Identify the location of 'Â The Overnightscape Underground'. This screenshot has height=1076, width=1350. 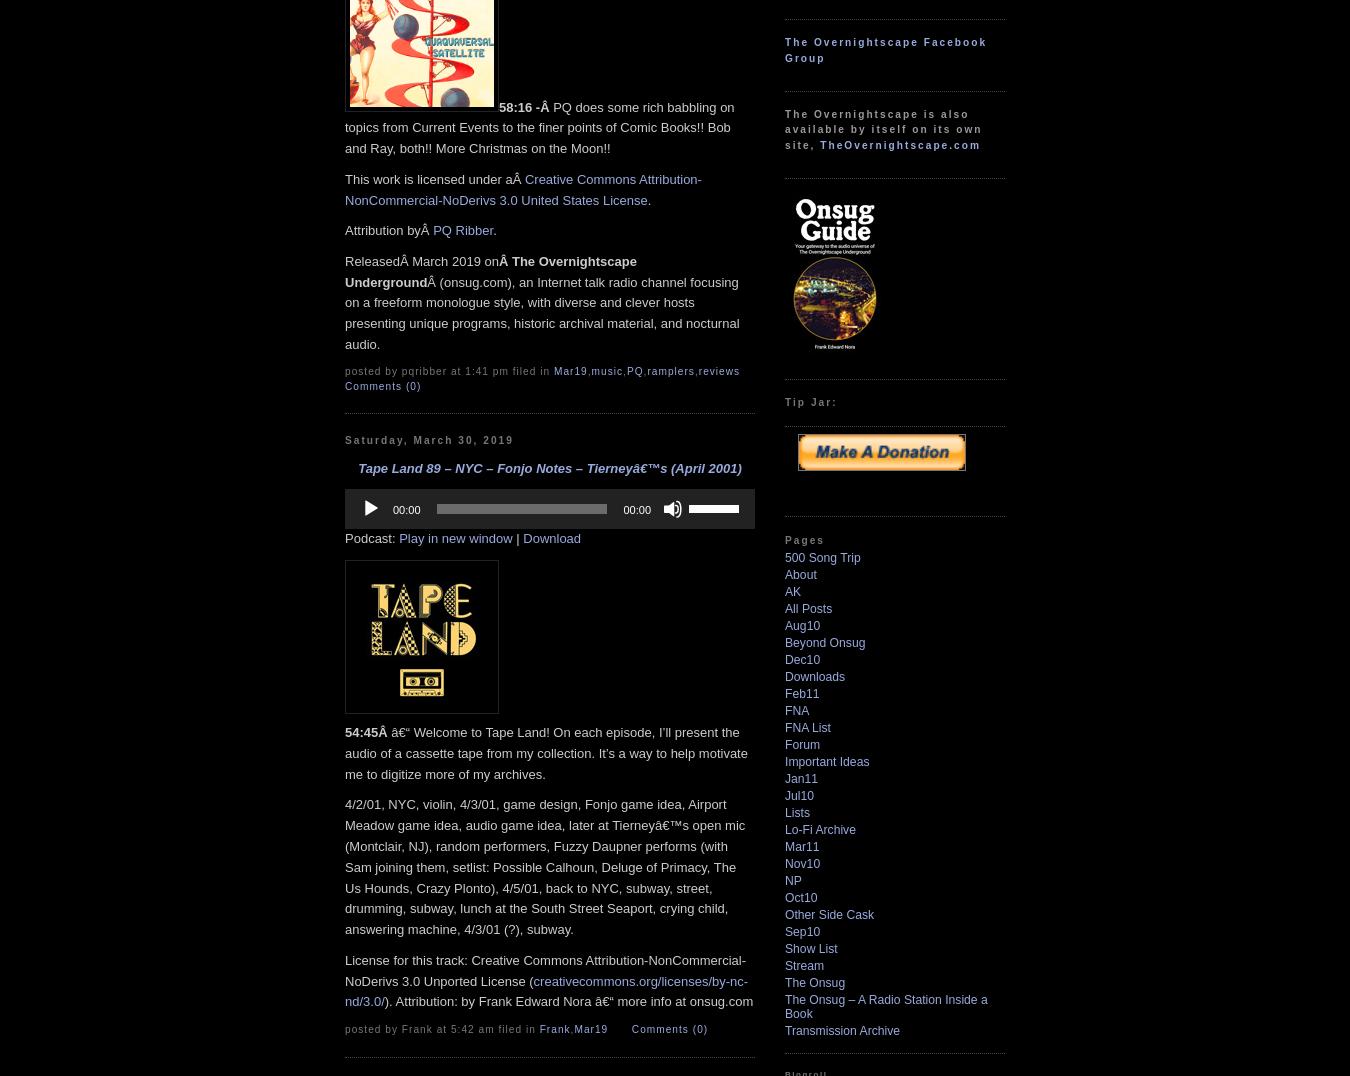
(489, 270).